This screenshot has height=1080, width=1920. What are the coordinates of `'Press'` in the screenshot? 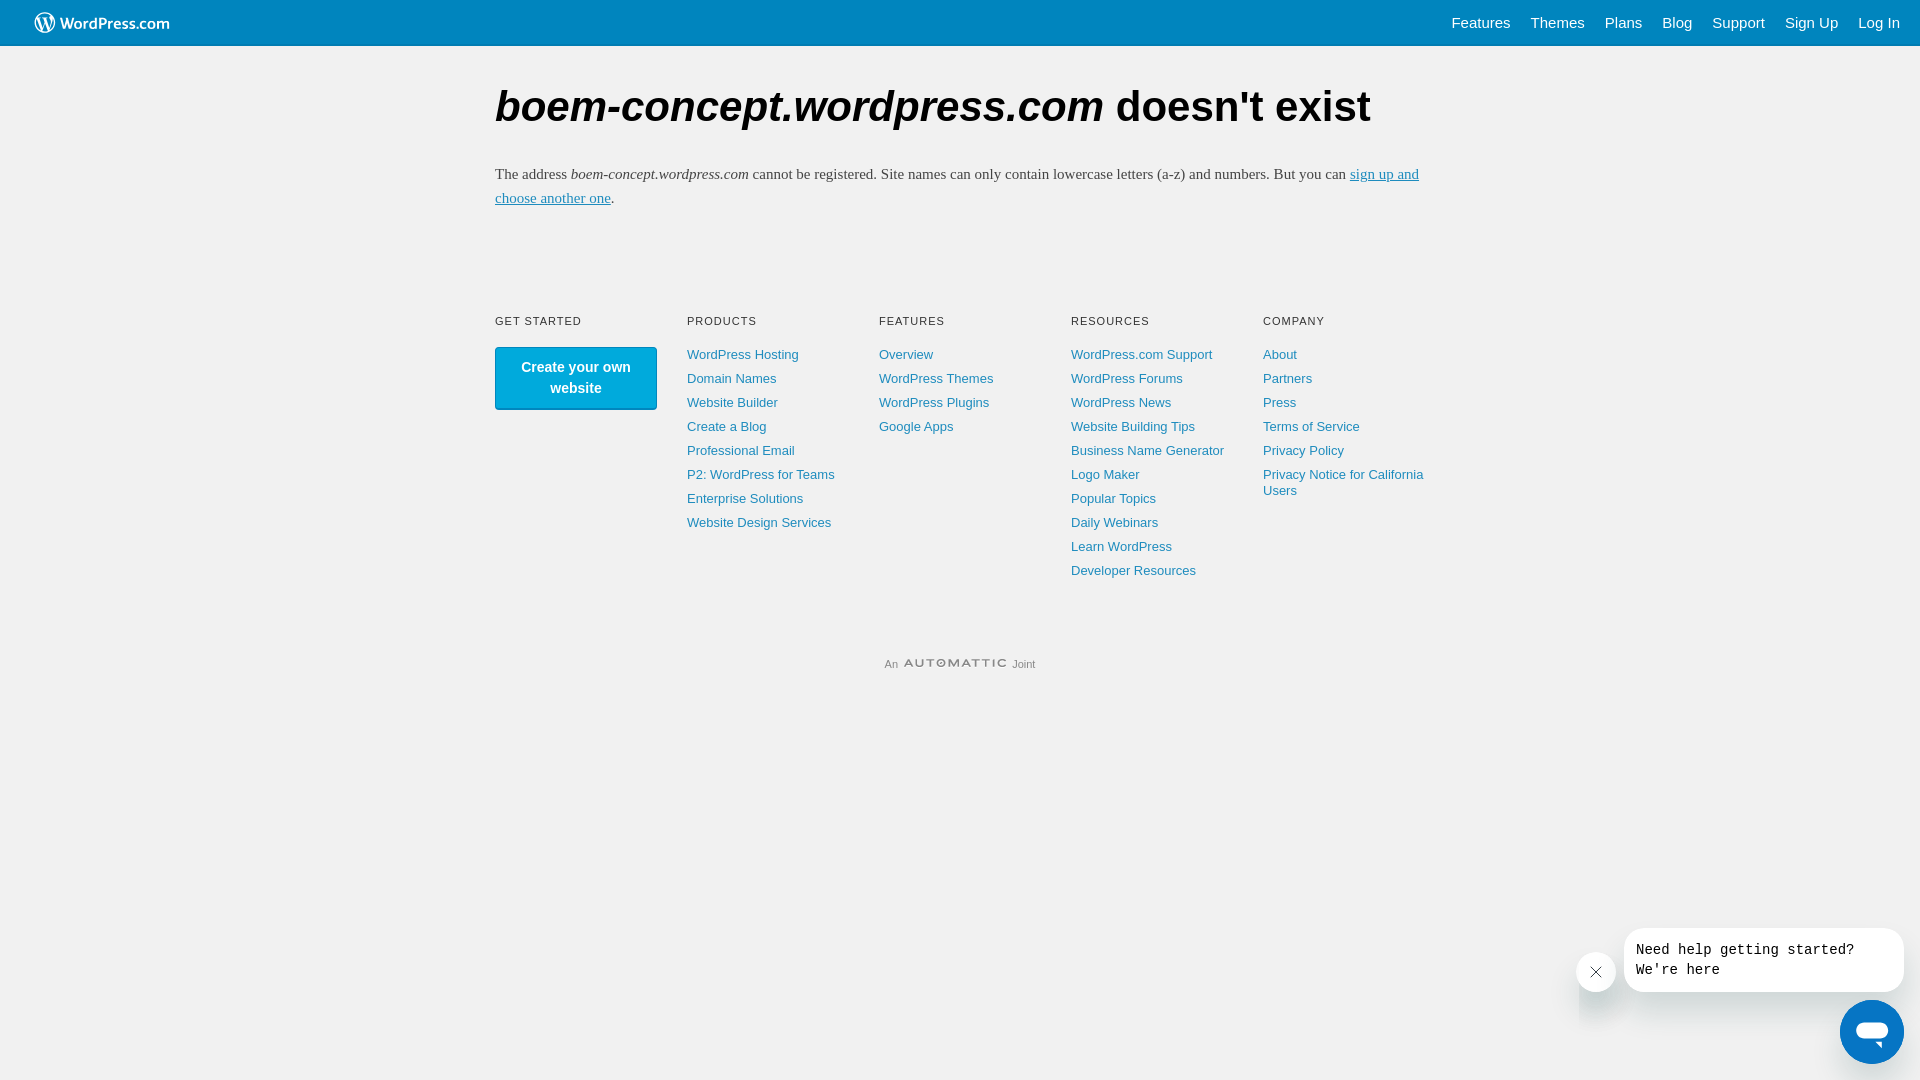 It's located at (1278, 402).